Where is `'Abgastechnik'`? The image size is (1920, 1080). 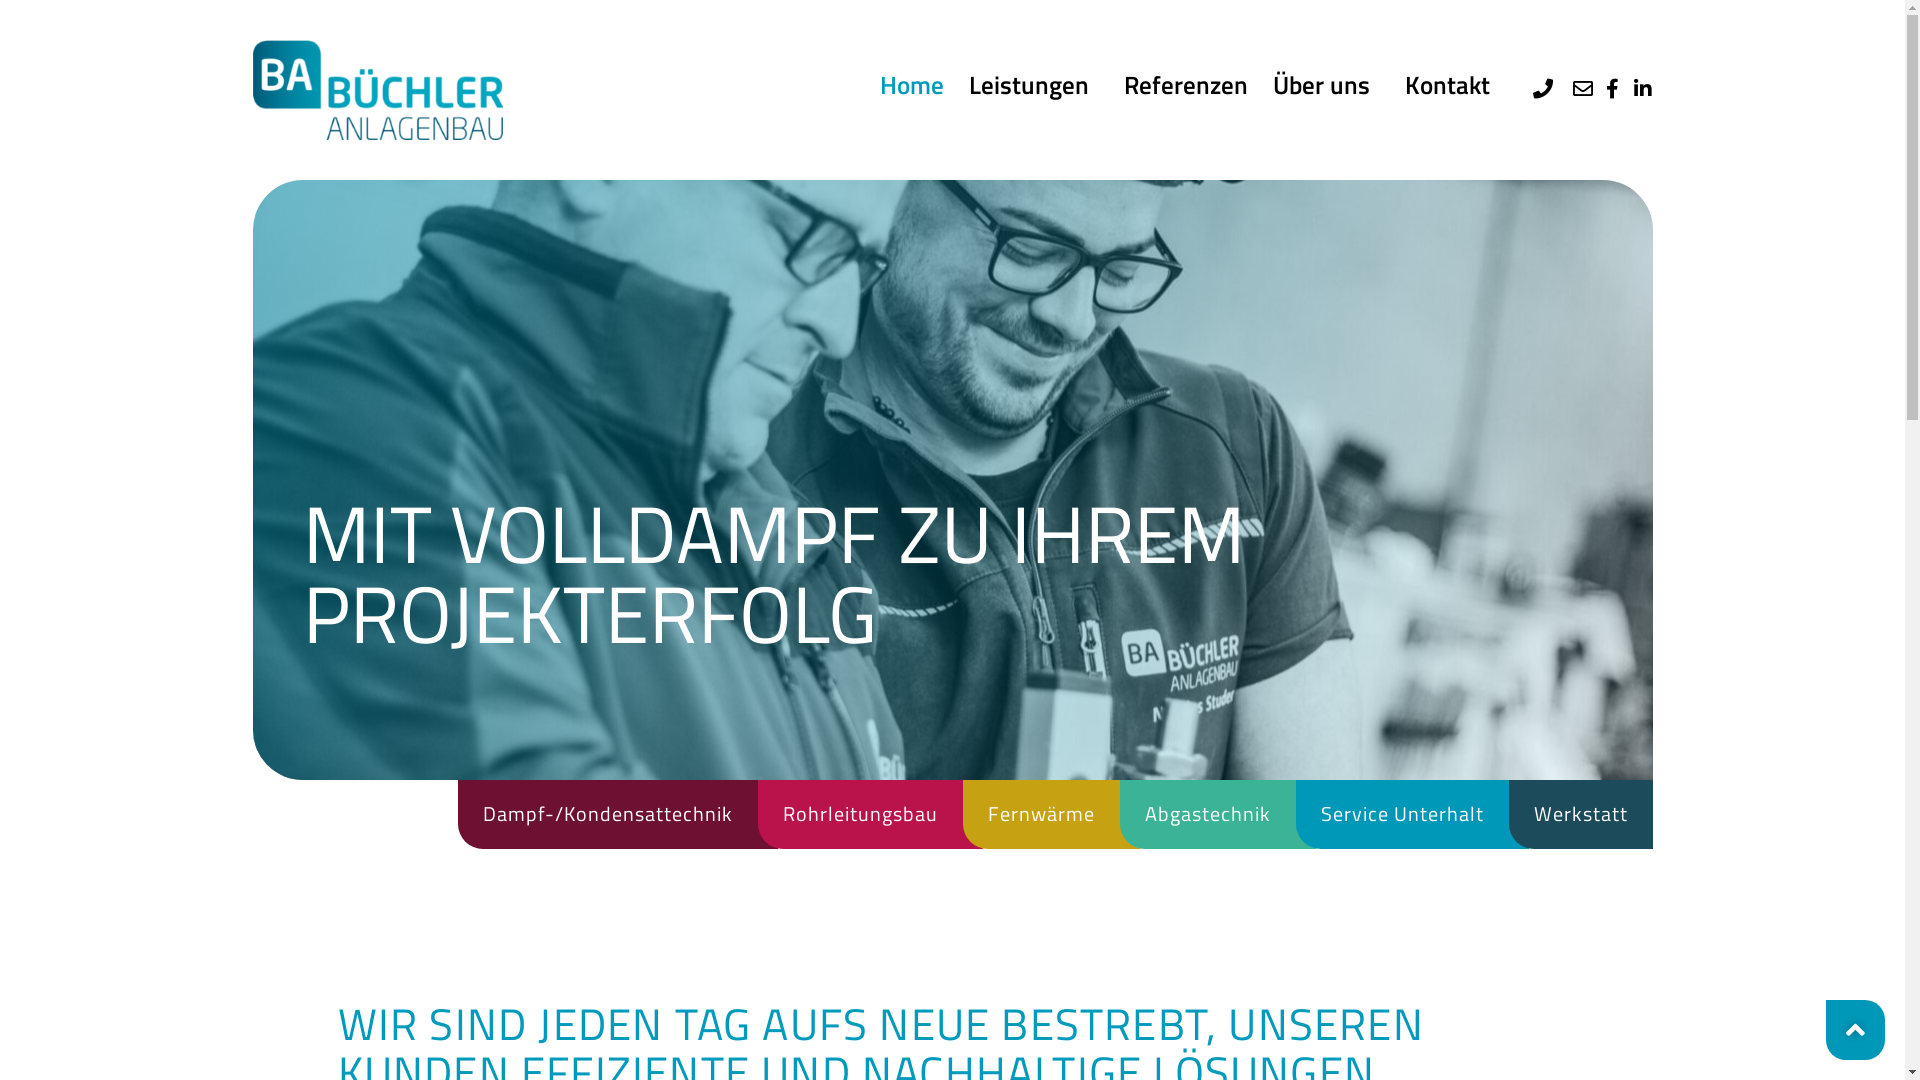
'Abgastechnik' is located at coordinates (1205, 813).